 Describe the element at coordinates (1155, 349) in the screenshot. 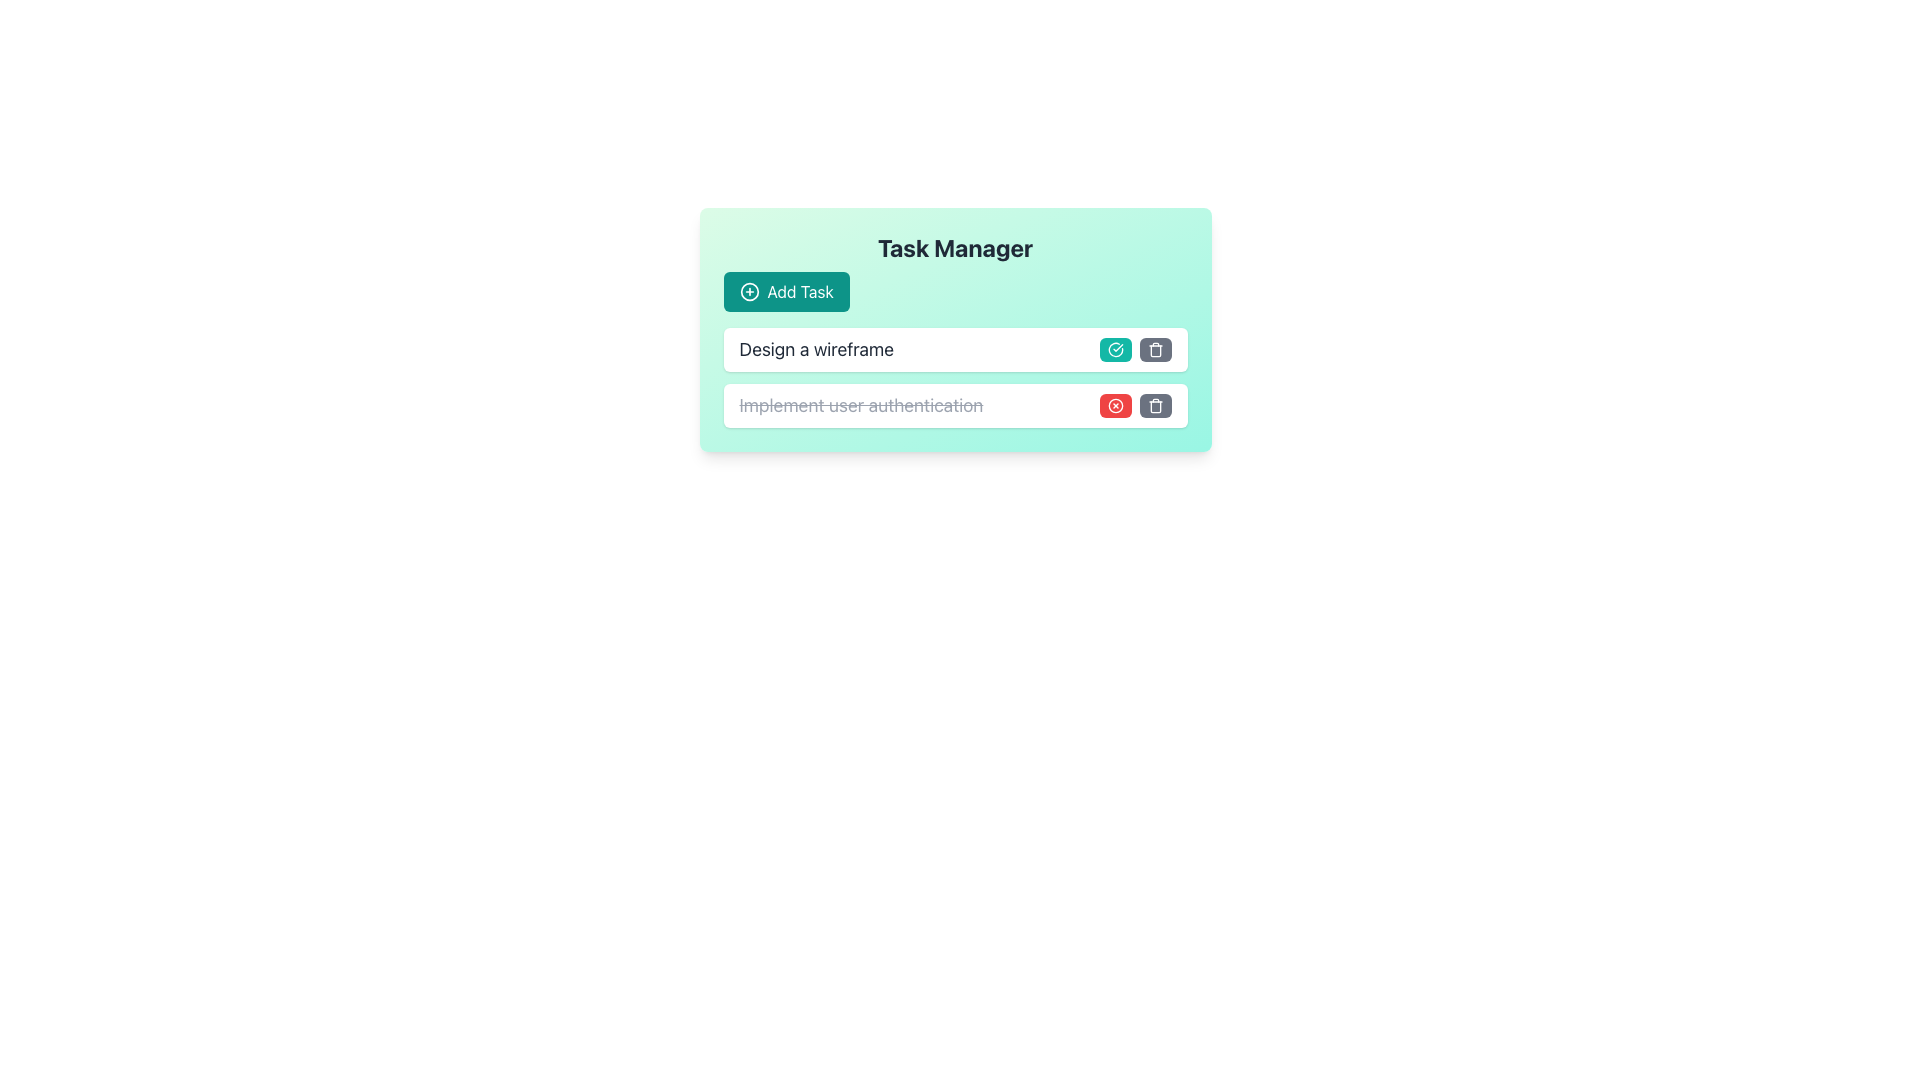

I see `the trash icon button at the right end of the second task row labeled 'Design a wireframe'` at that location.